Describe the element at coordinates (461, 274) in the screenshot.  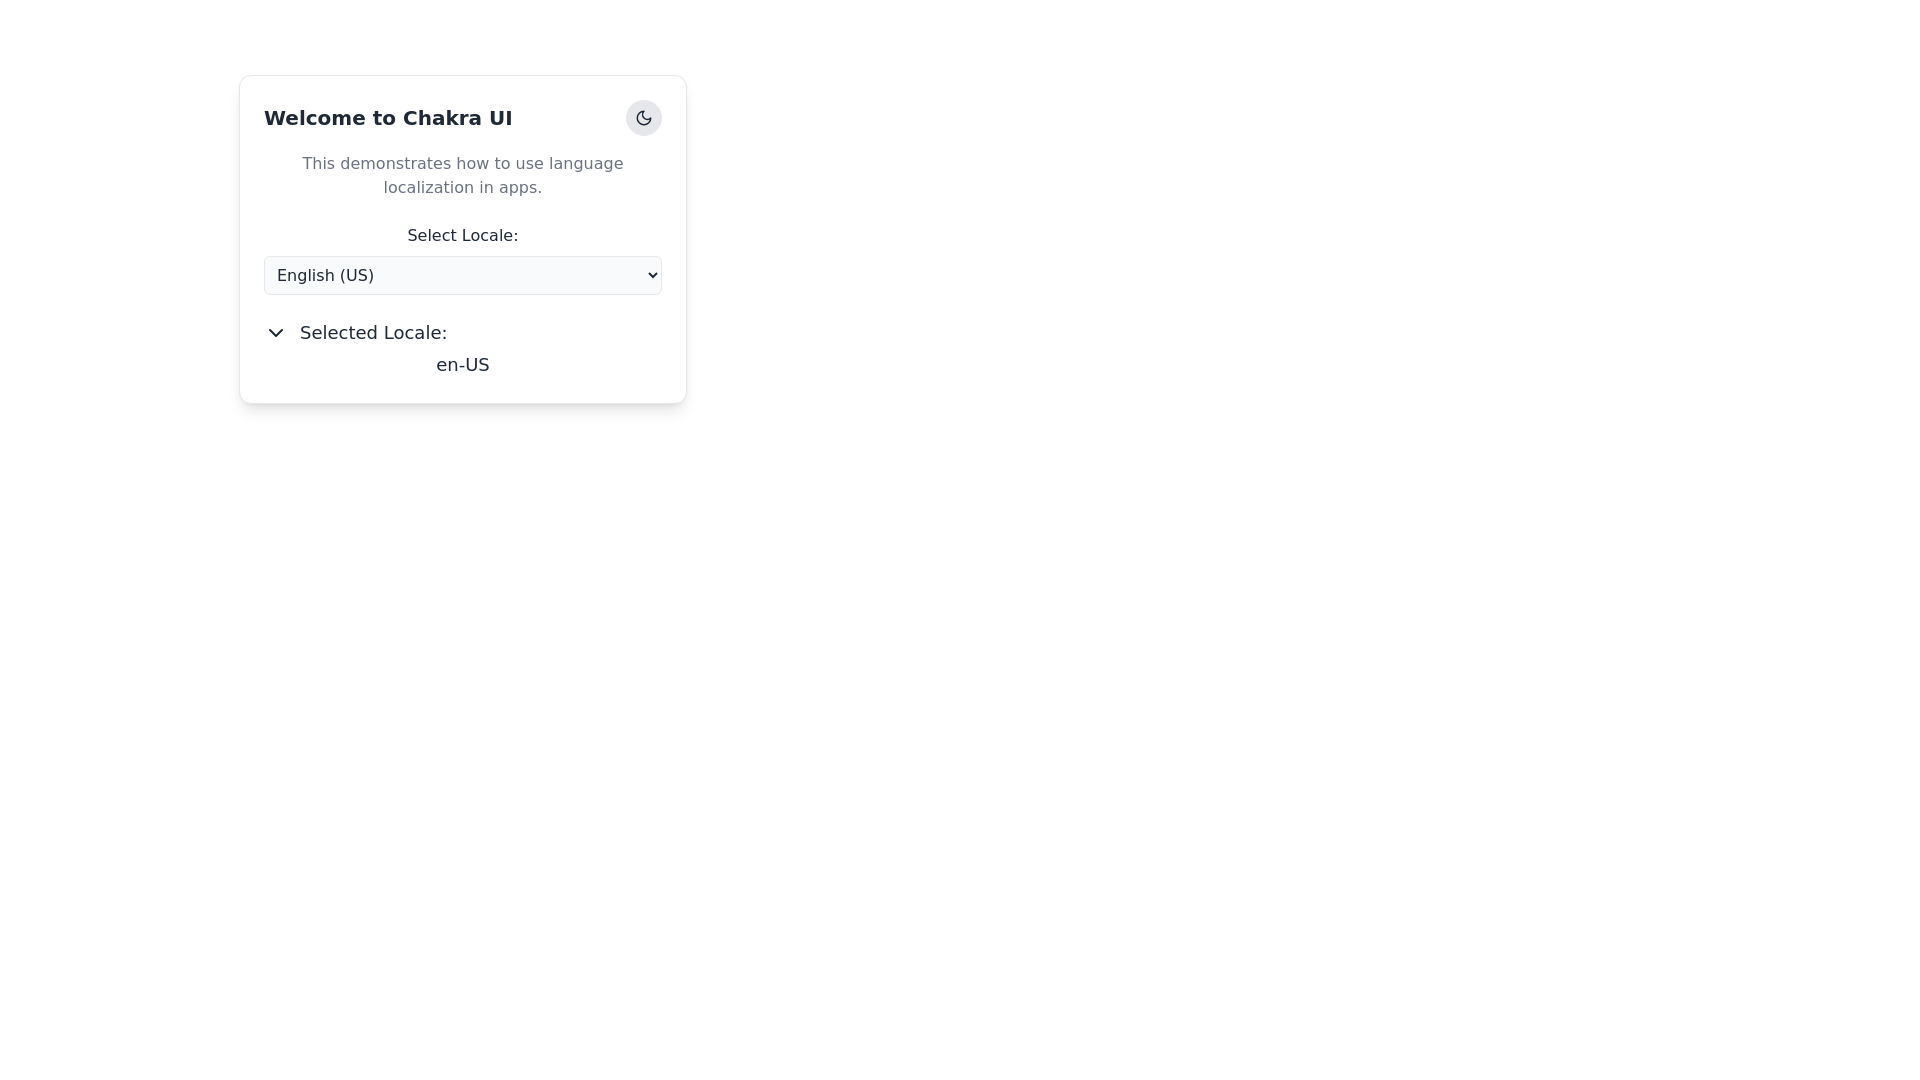
I see `the Dropdown menu located directly below the label 'Select Locale:'` at that location.